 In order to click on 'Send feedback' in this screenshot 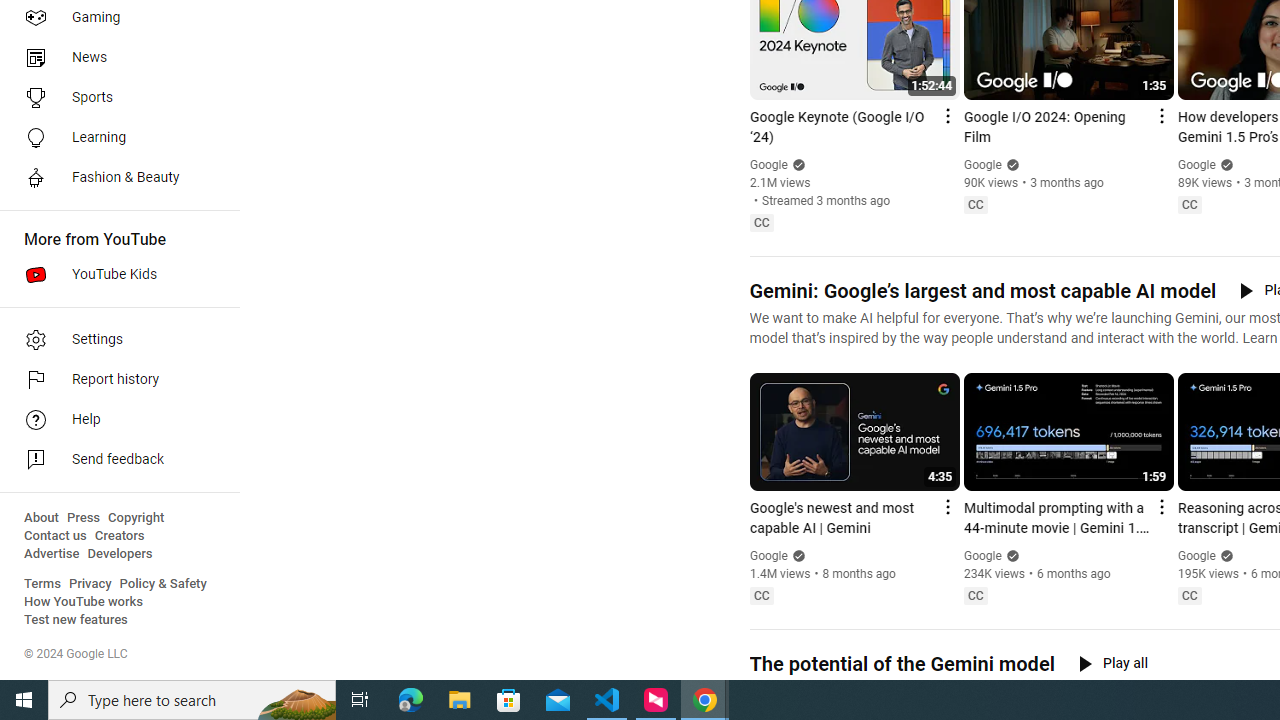, I will do `click(112, 460)`.